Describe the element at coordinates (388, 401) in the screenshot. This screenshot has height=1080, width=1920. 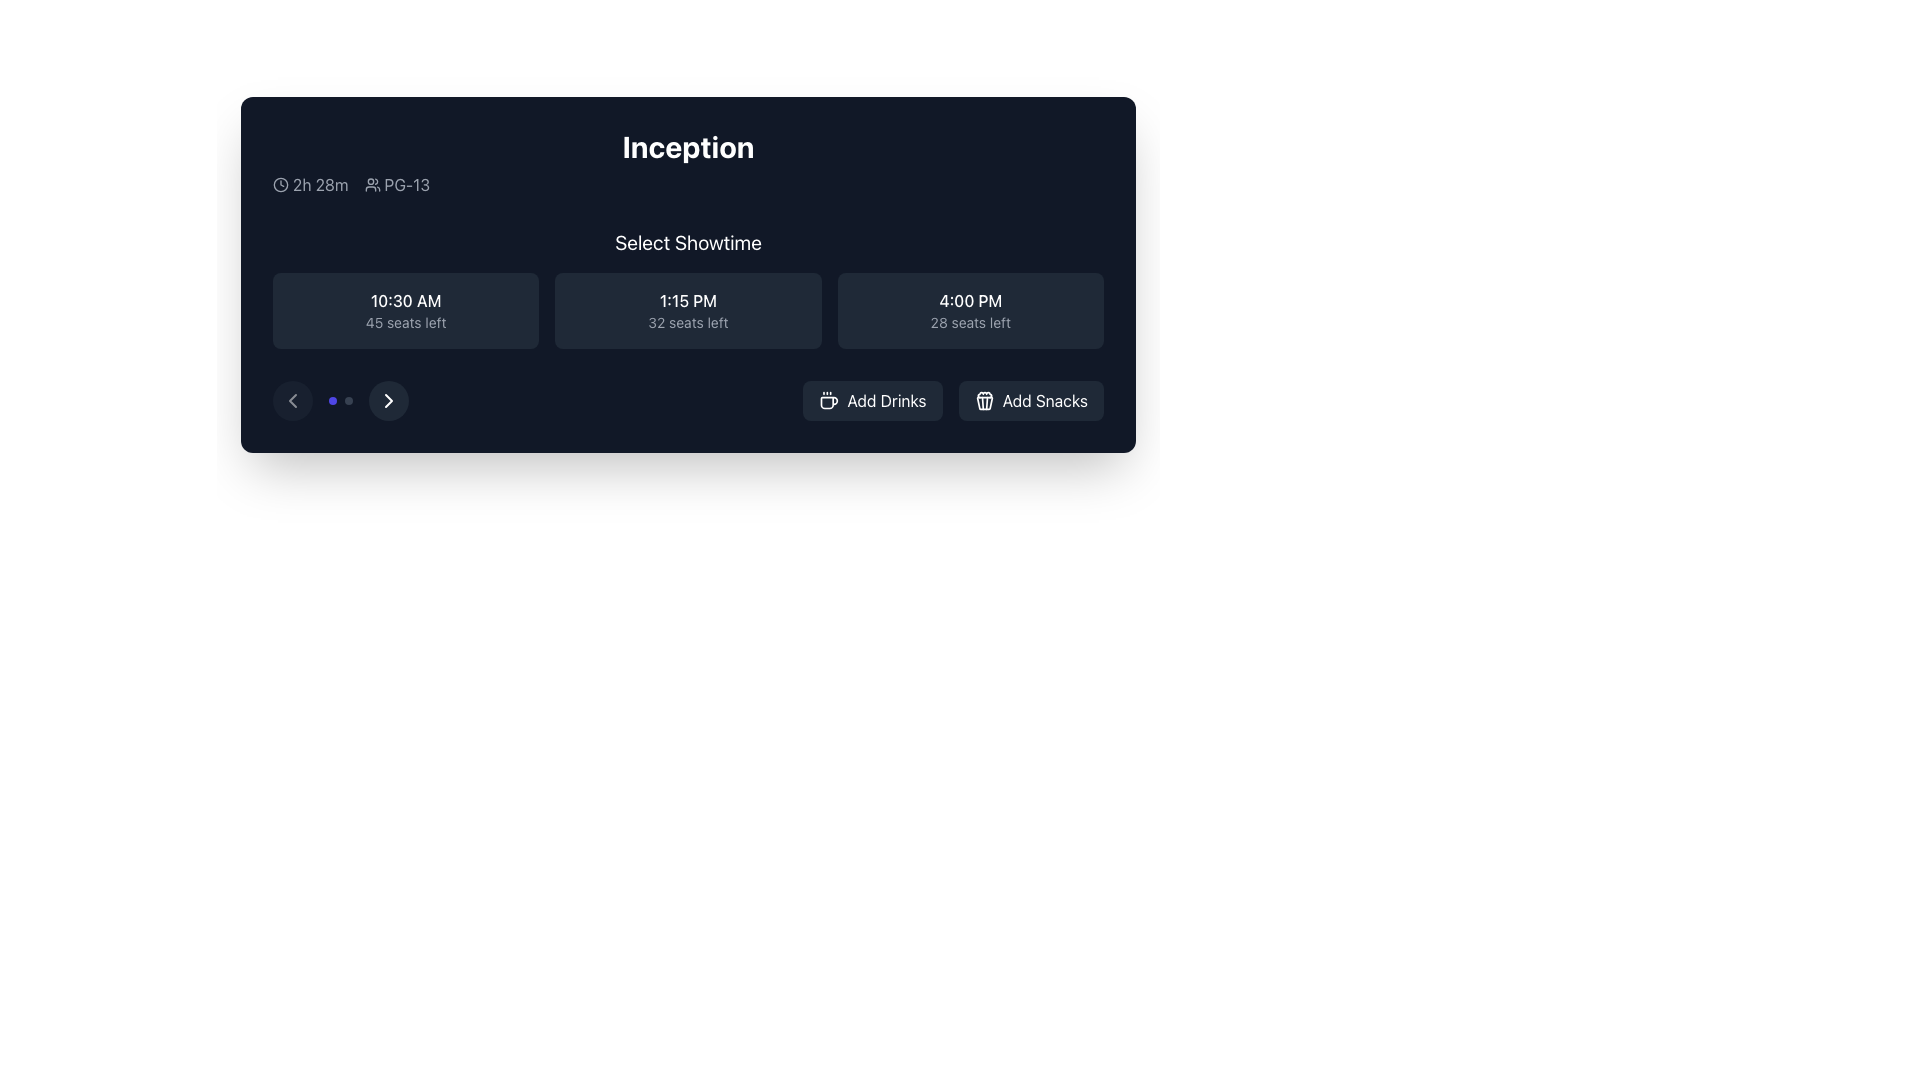
I see `the circular button with a dark gray background and a white right-facing chevron icon at its center` at that location.